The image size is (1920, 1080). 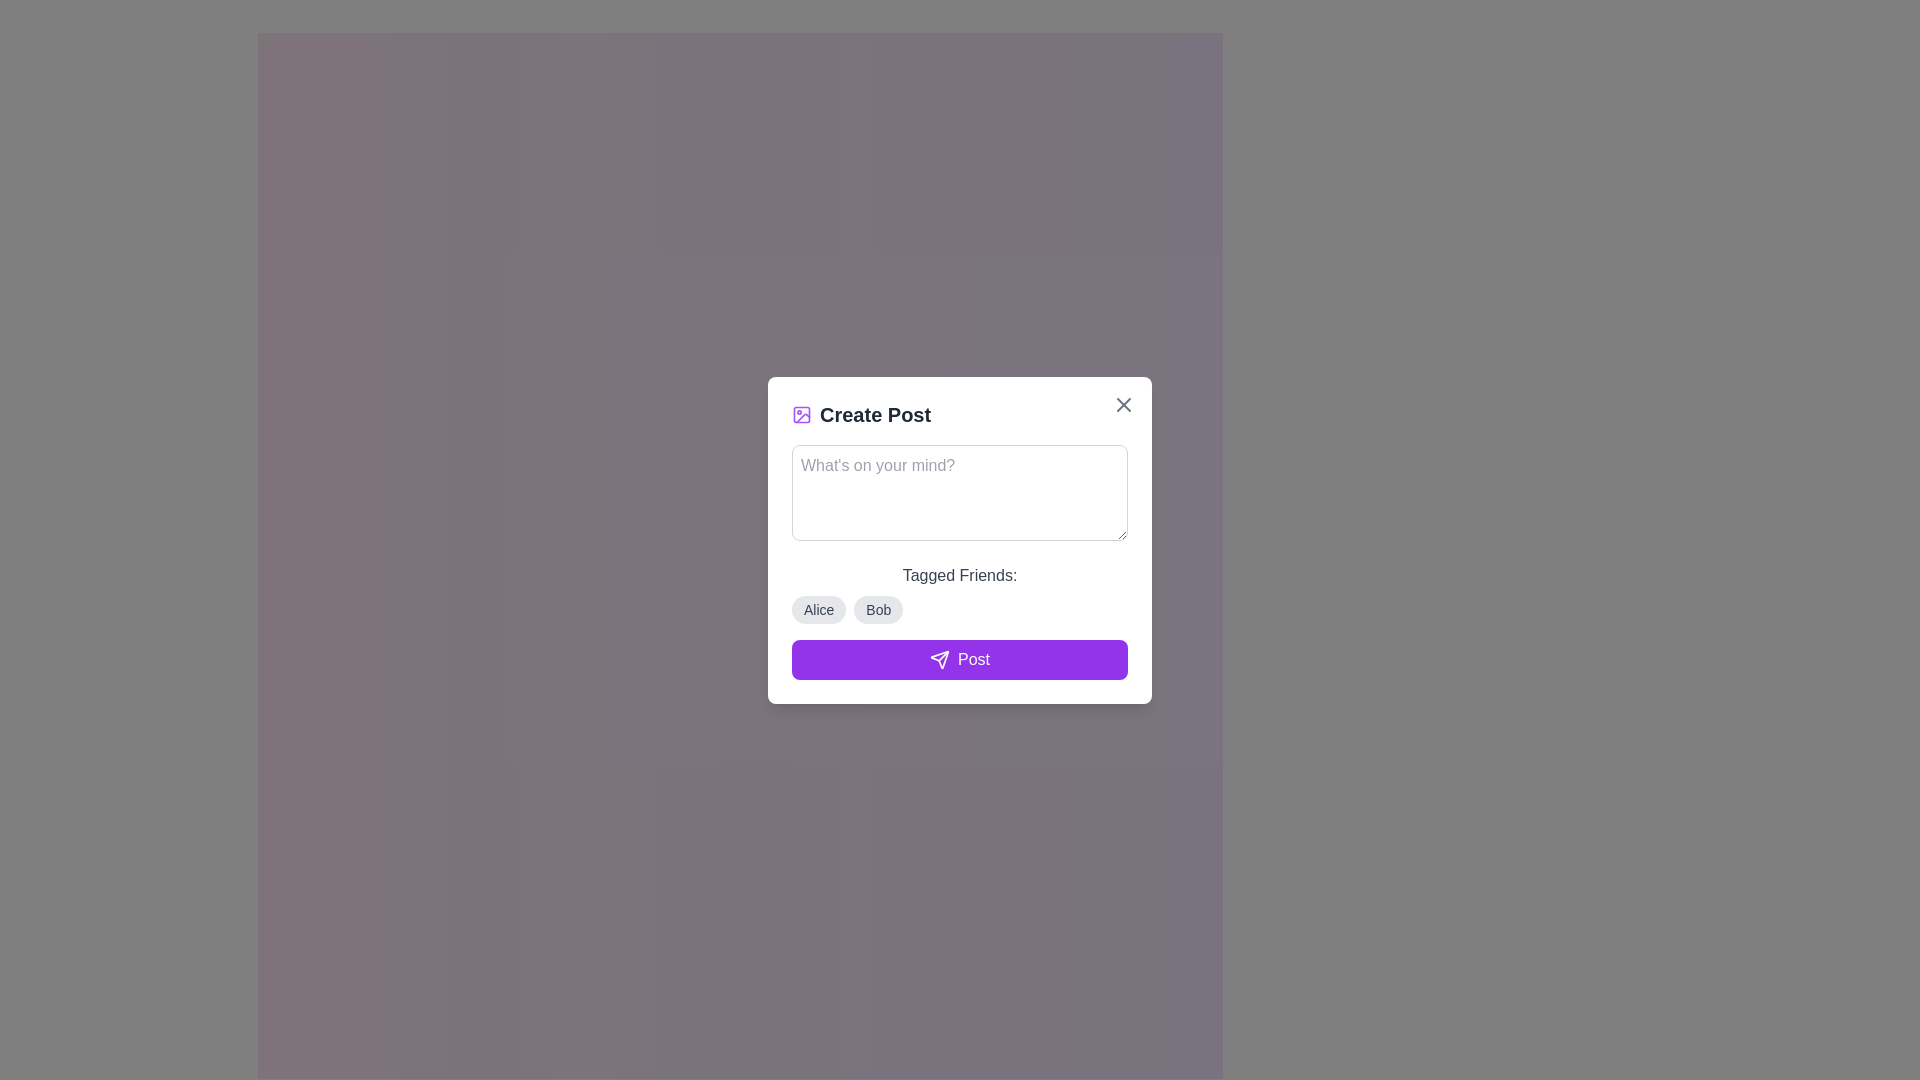 I want to click on the submit button located at the bottom of the 'Create Post' dialog to trigger hover effects, so click(x=960, y=659).